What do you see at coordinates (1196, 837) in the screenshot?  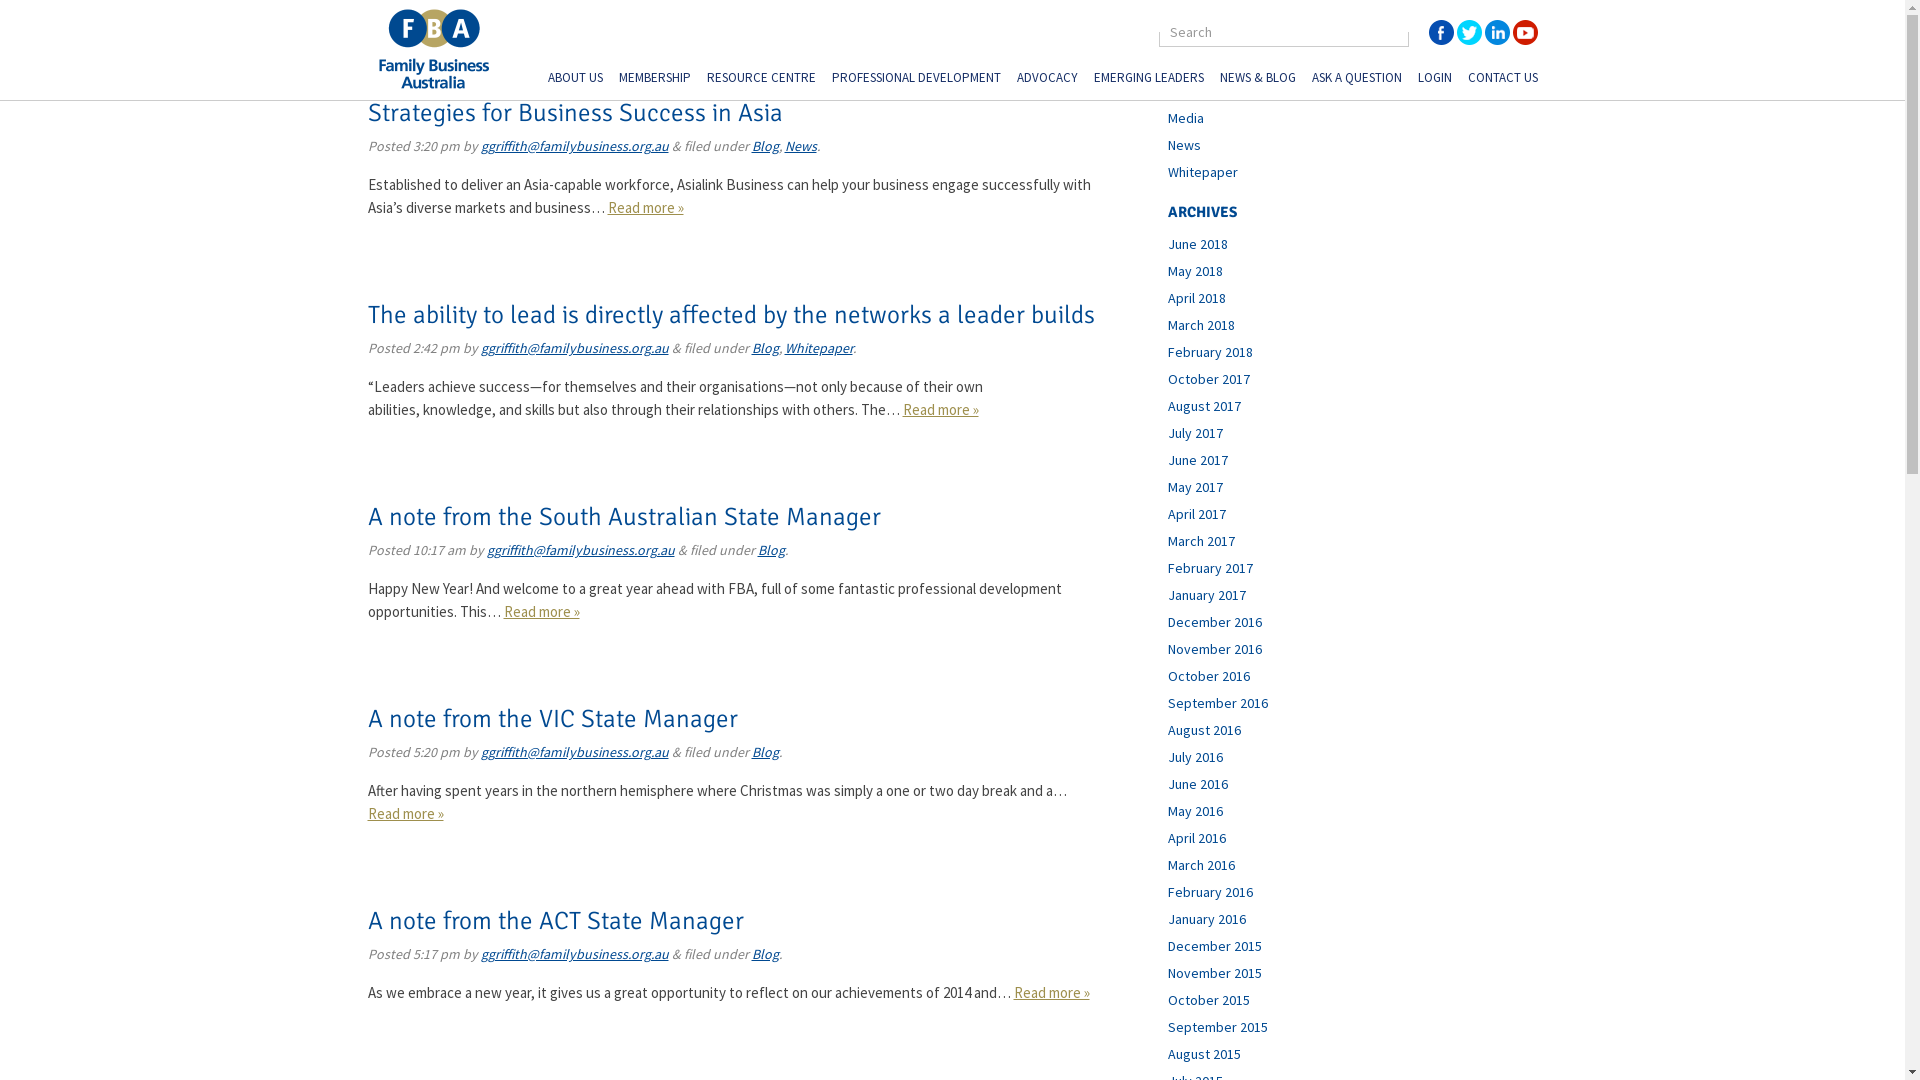 I see `'April 2016'` at bounding box center [1196, 837].